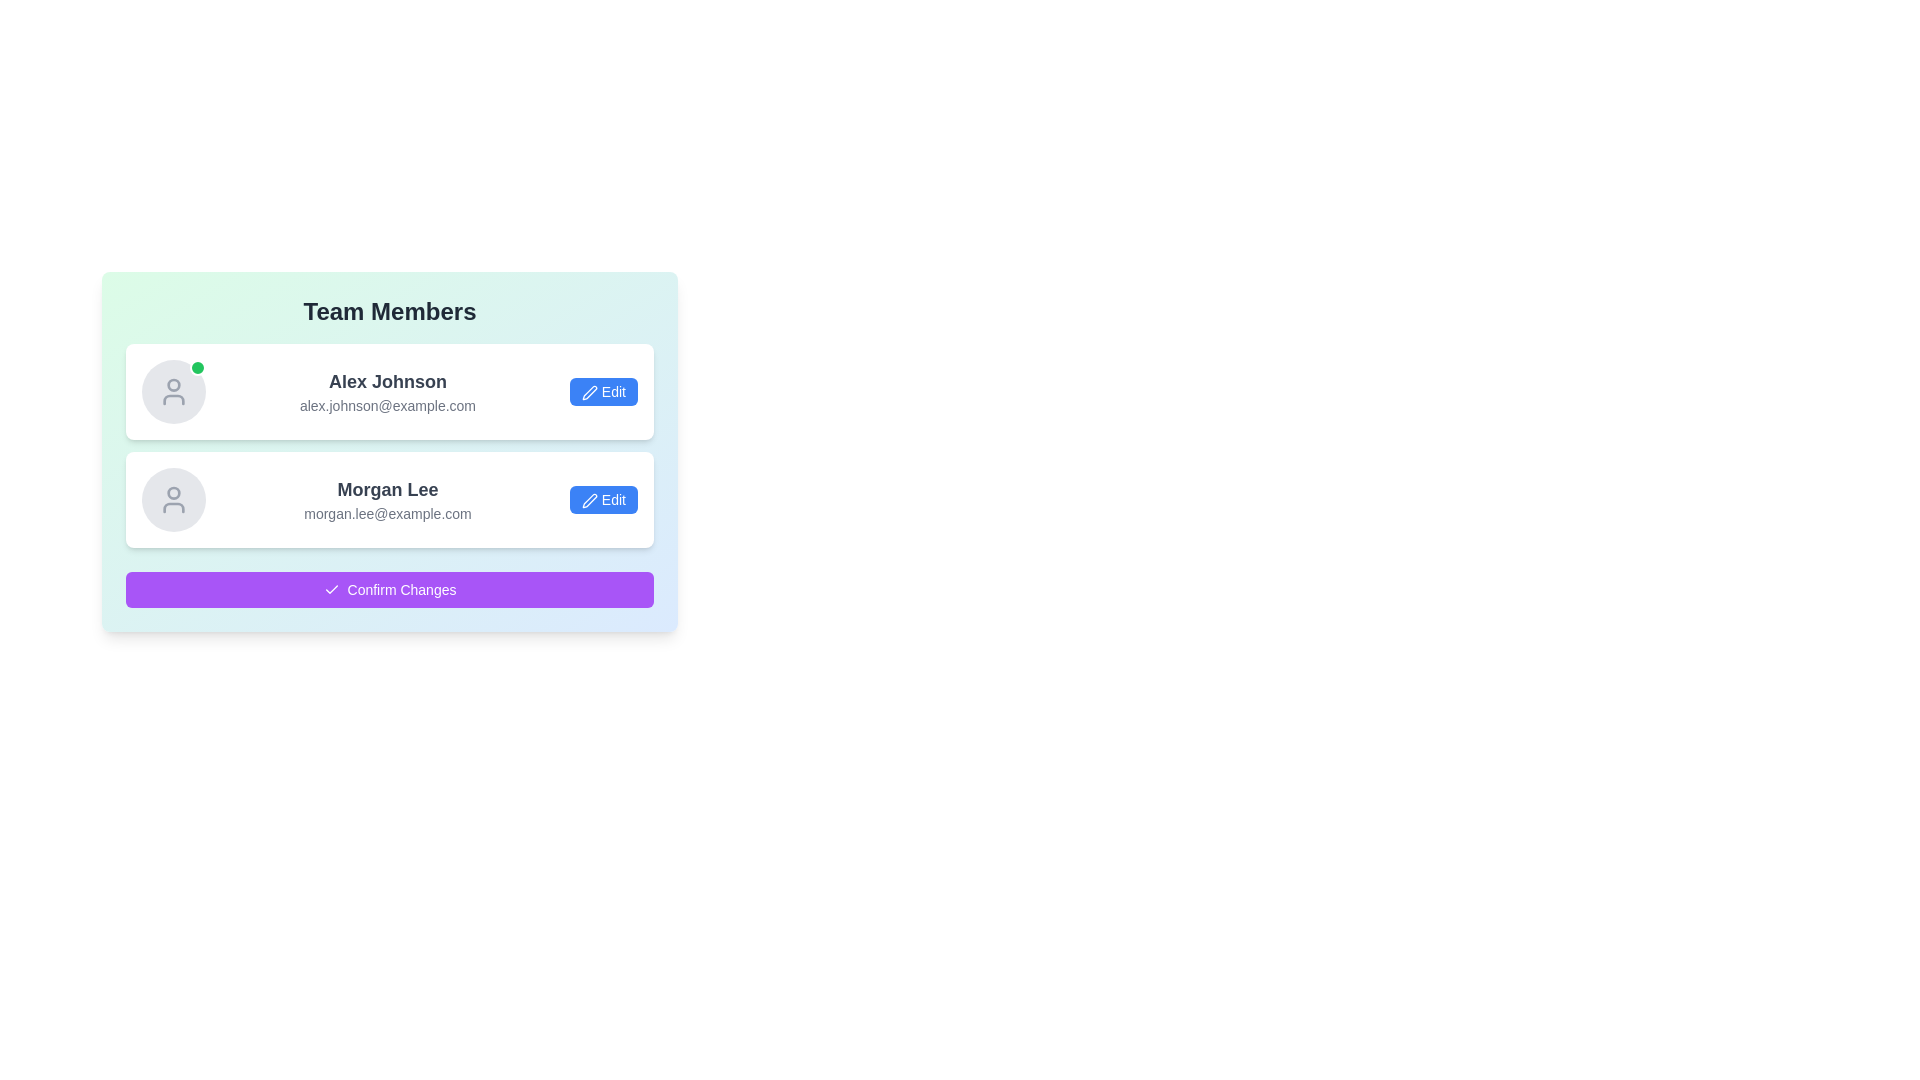  What do you see at coordinates (388, 489) in the screenshot?
I see `the text 'Morgan Lee' for copying from the text label above the email address in the team member section` at bounding box center [388, 489].